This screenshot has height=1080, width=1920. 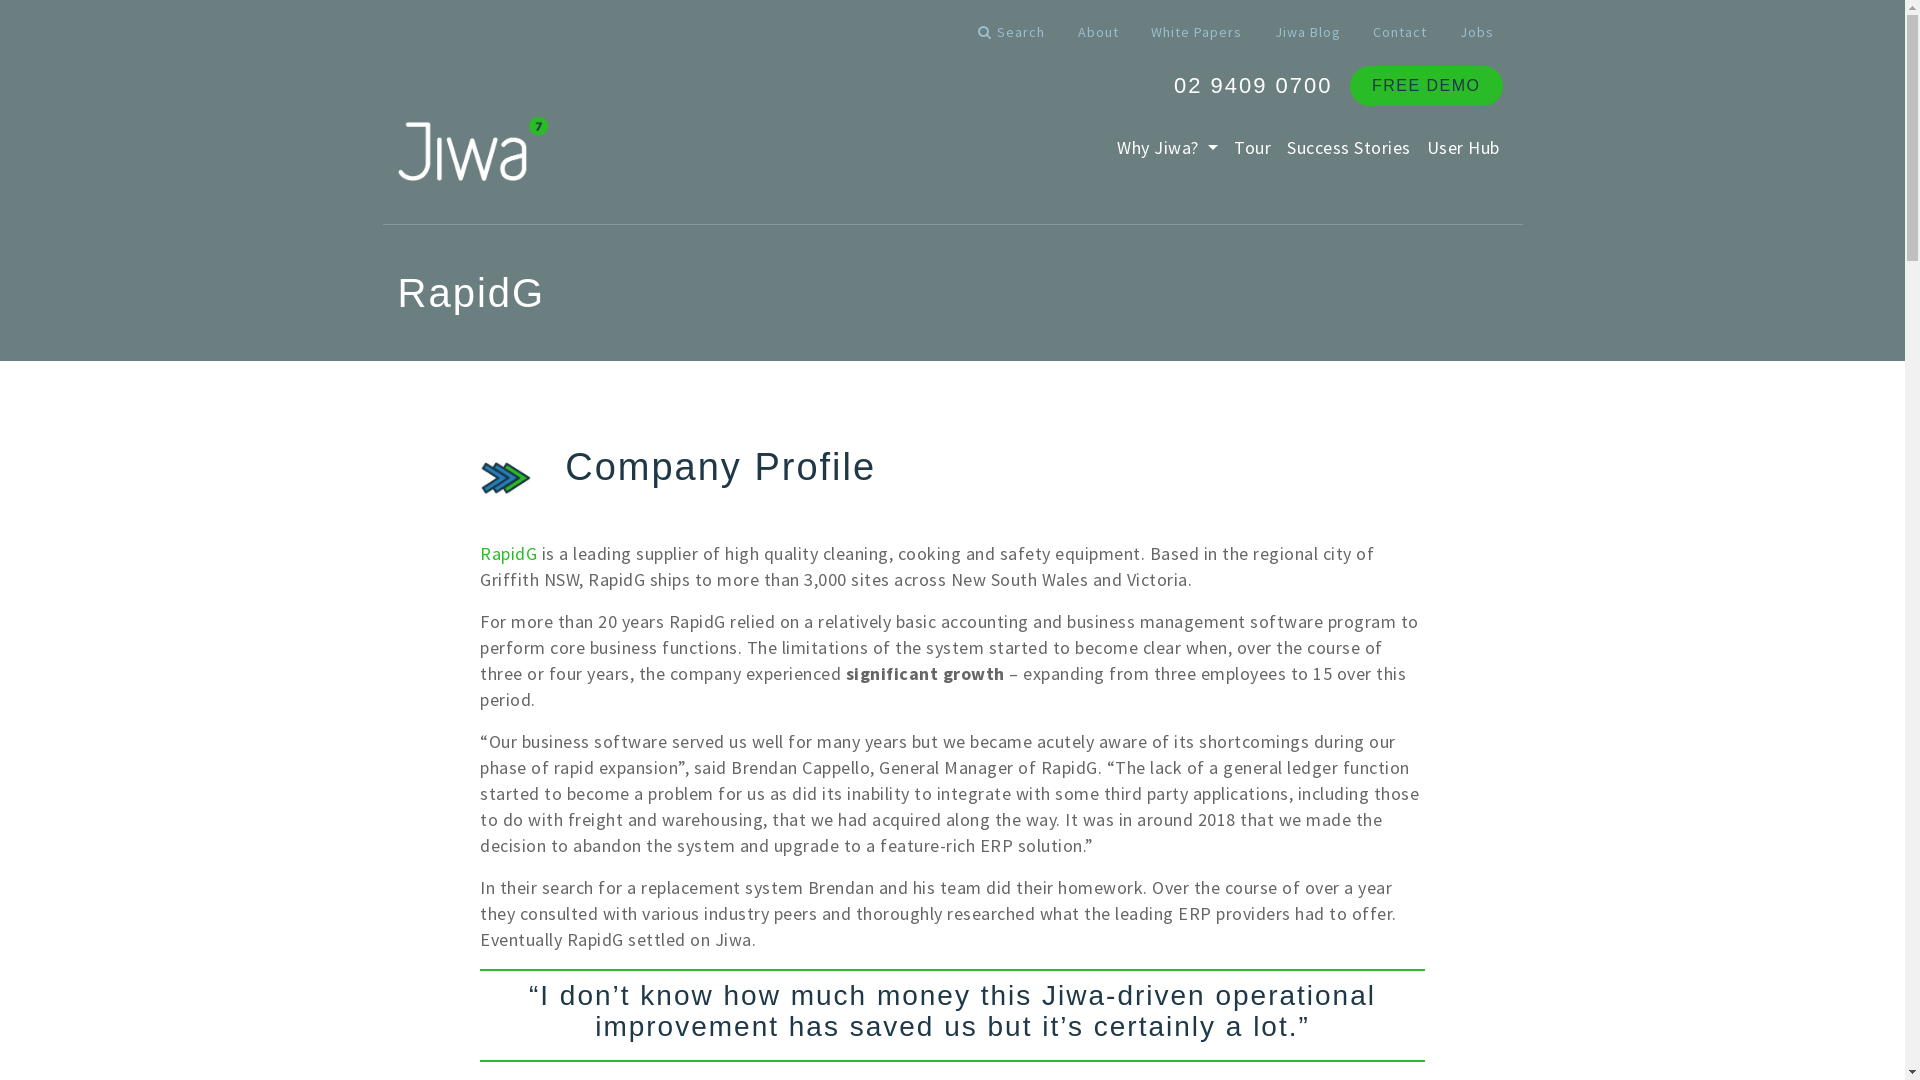 What do you see at coordinates (1167, 146) in the screenshot?
I see `'Why Jiwa?'` at bounding box center [1167, 146].